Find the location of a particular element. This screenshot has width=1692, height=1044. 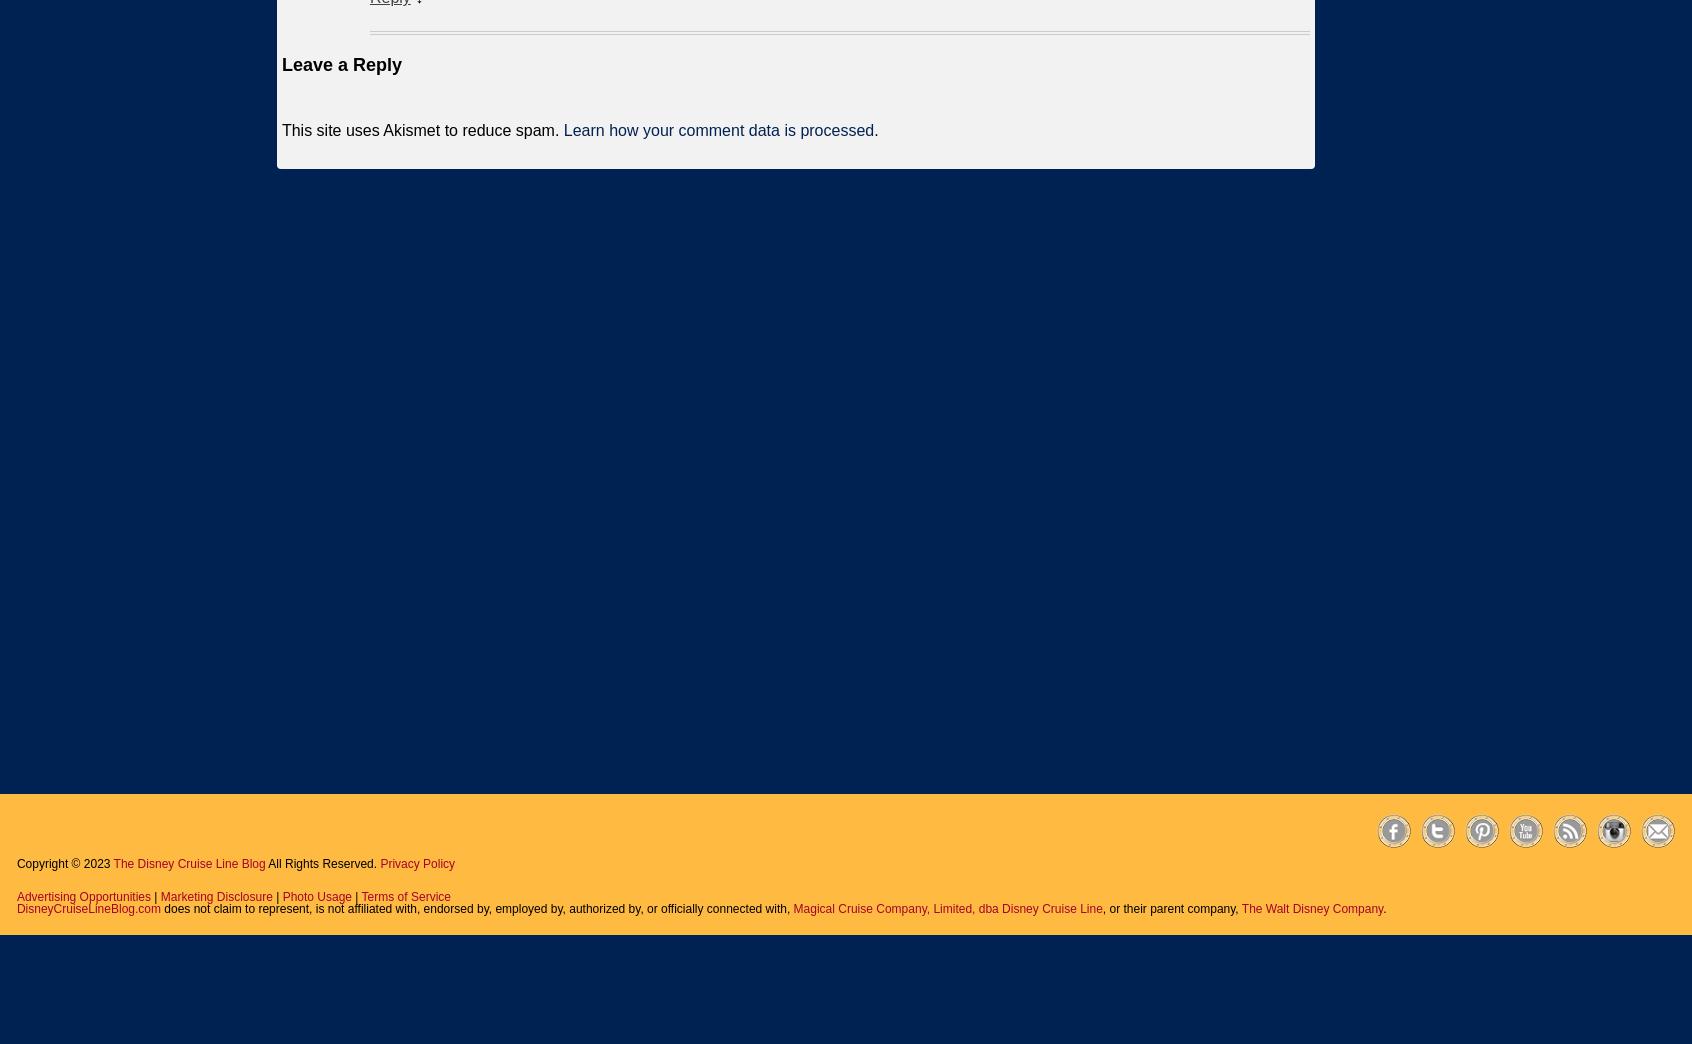

'This site uses Akismet to reduce spam.' is located at coordinates (421, 129).